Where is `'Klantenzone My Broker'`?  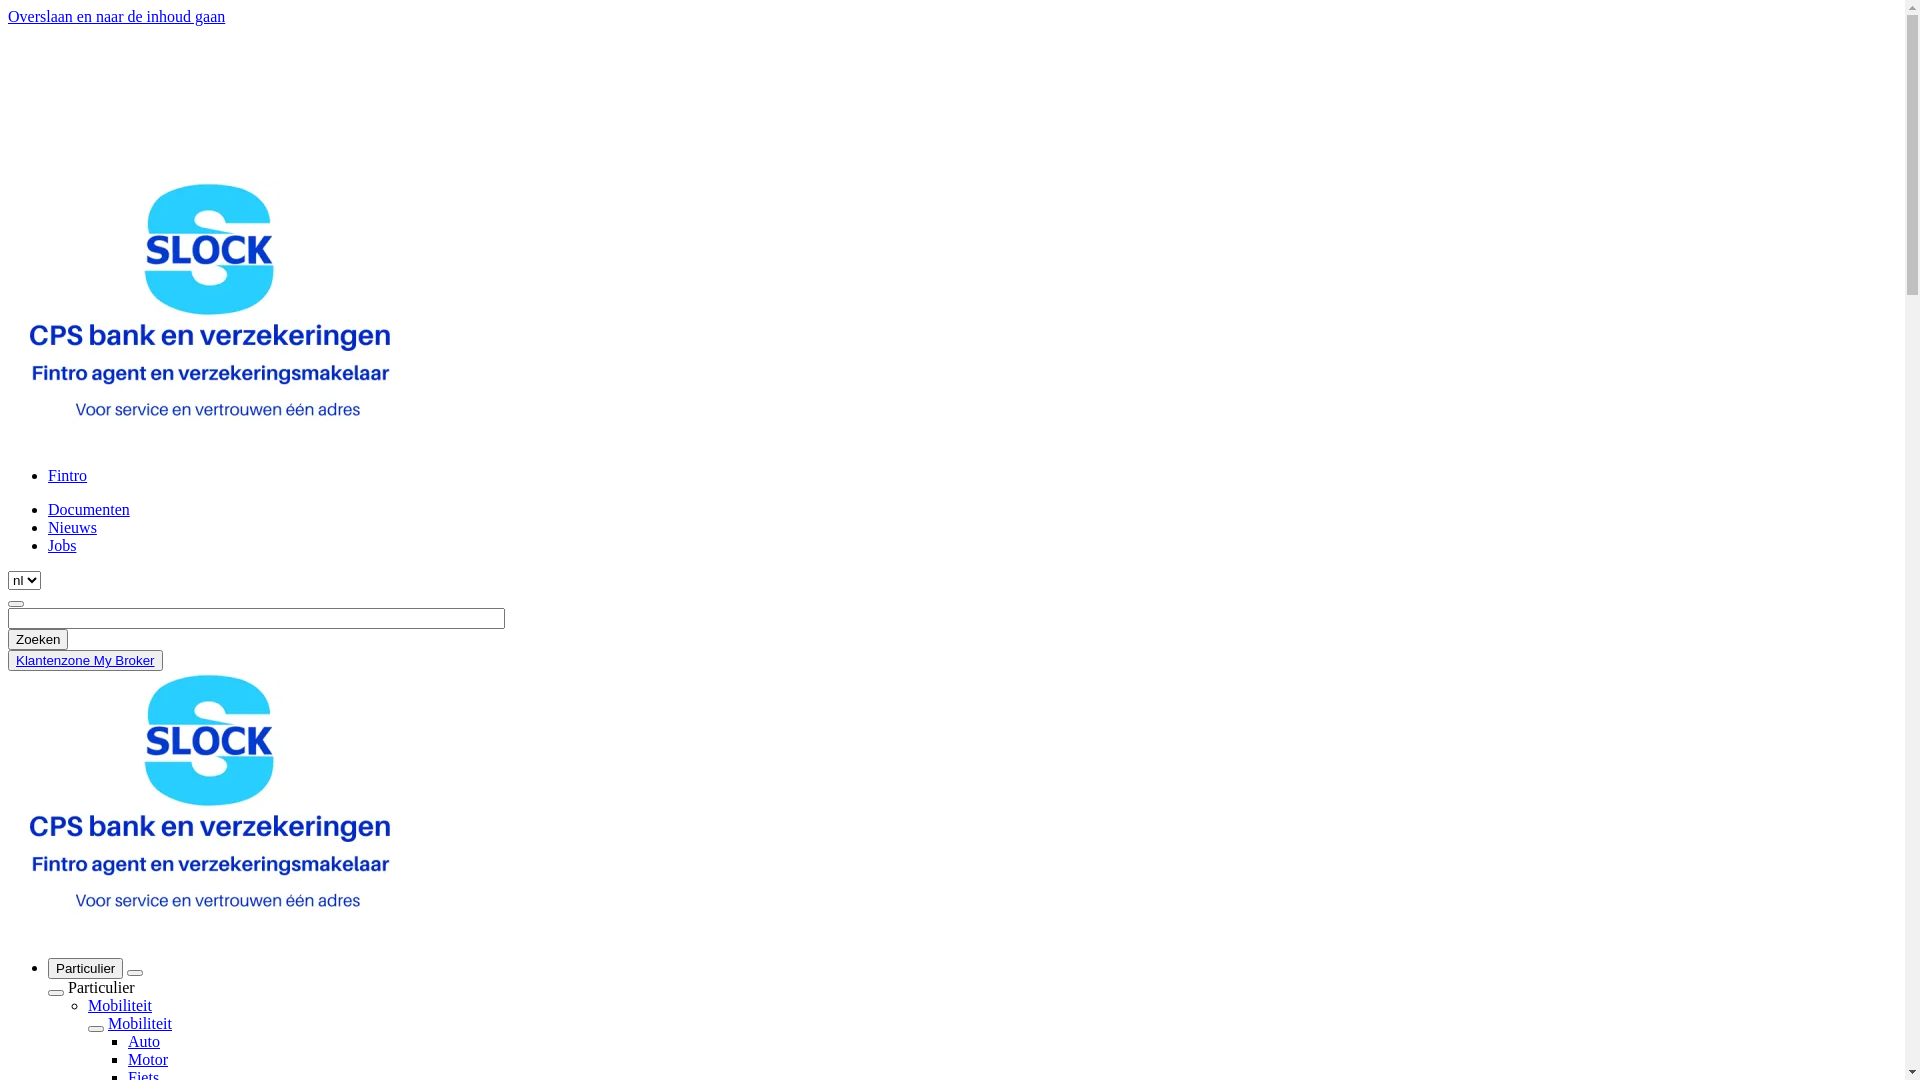
'Klantenzone My Broker' is located at coordinates (84, 660).